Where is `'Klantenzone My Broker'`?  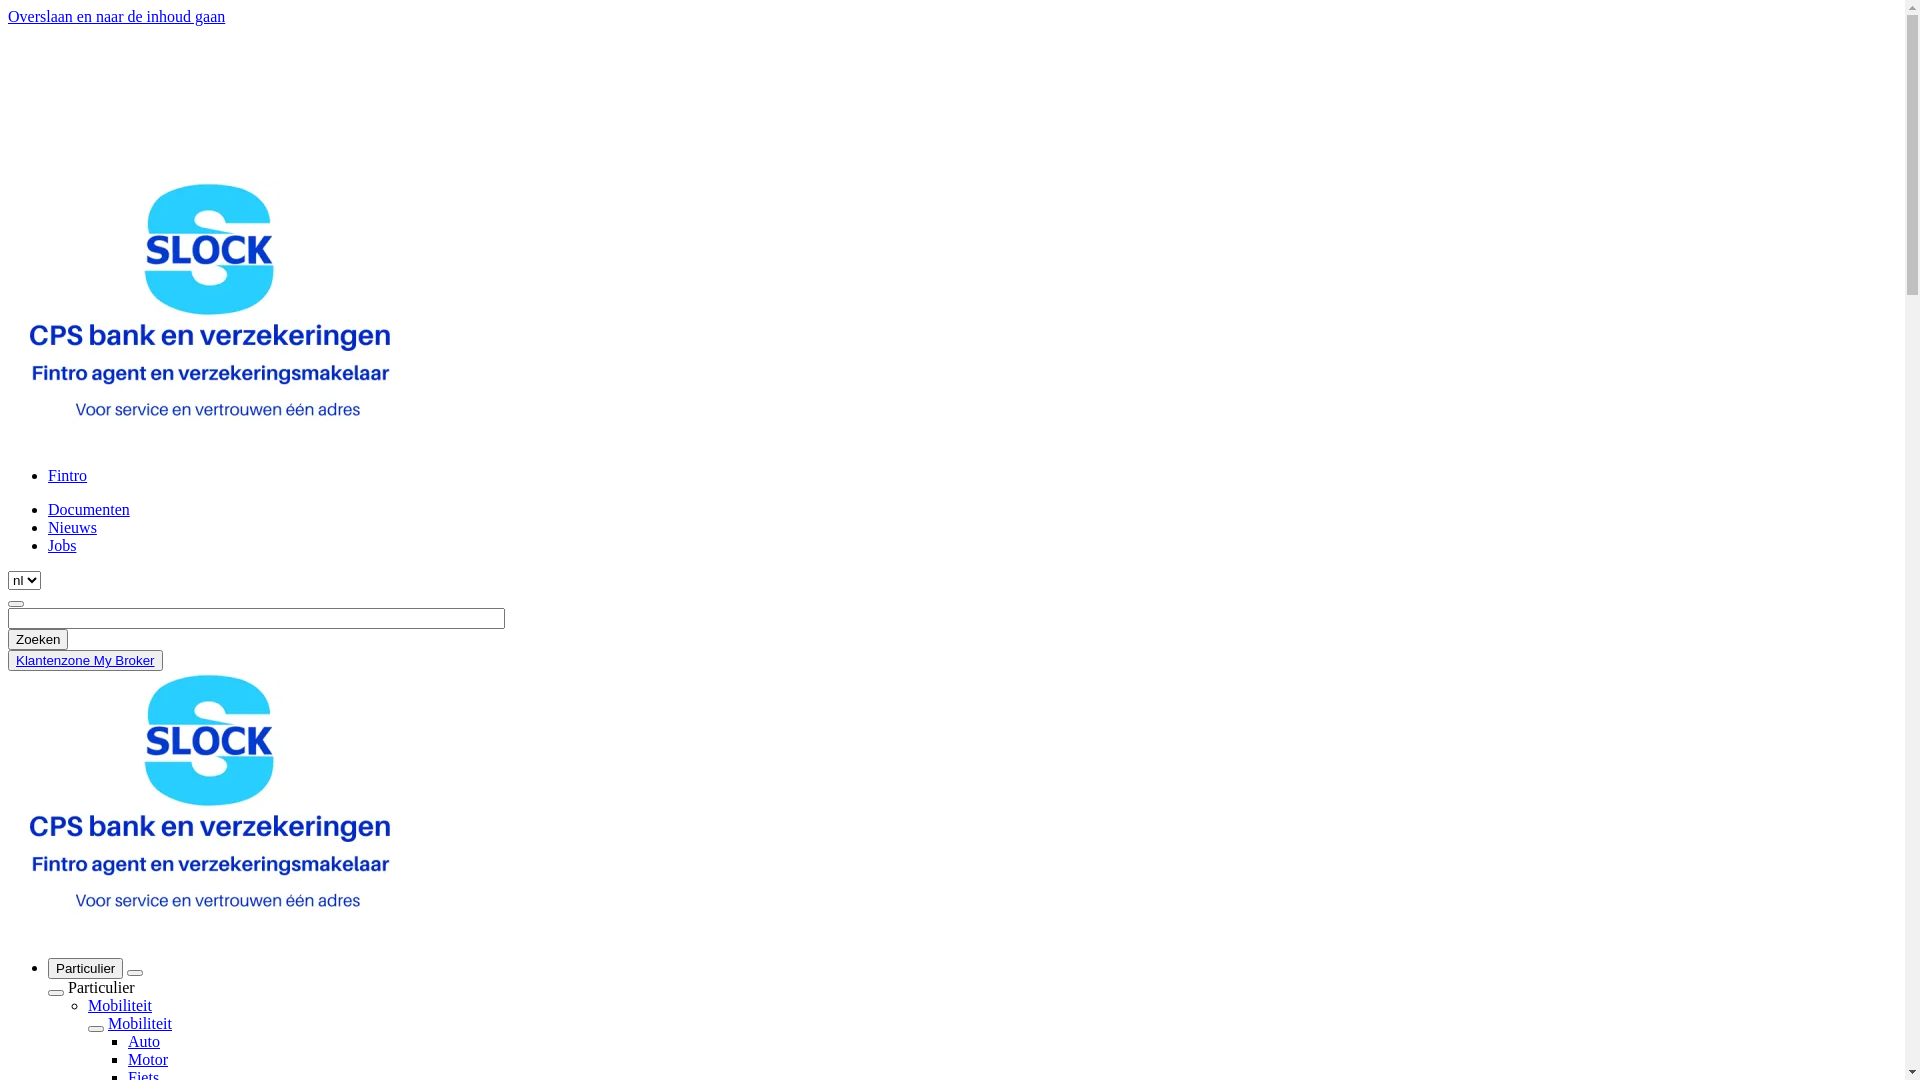
'Klantenzone My Broker' is located at coordinates (84, 660).